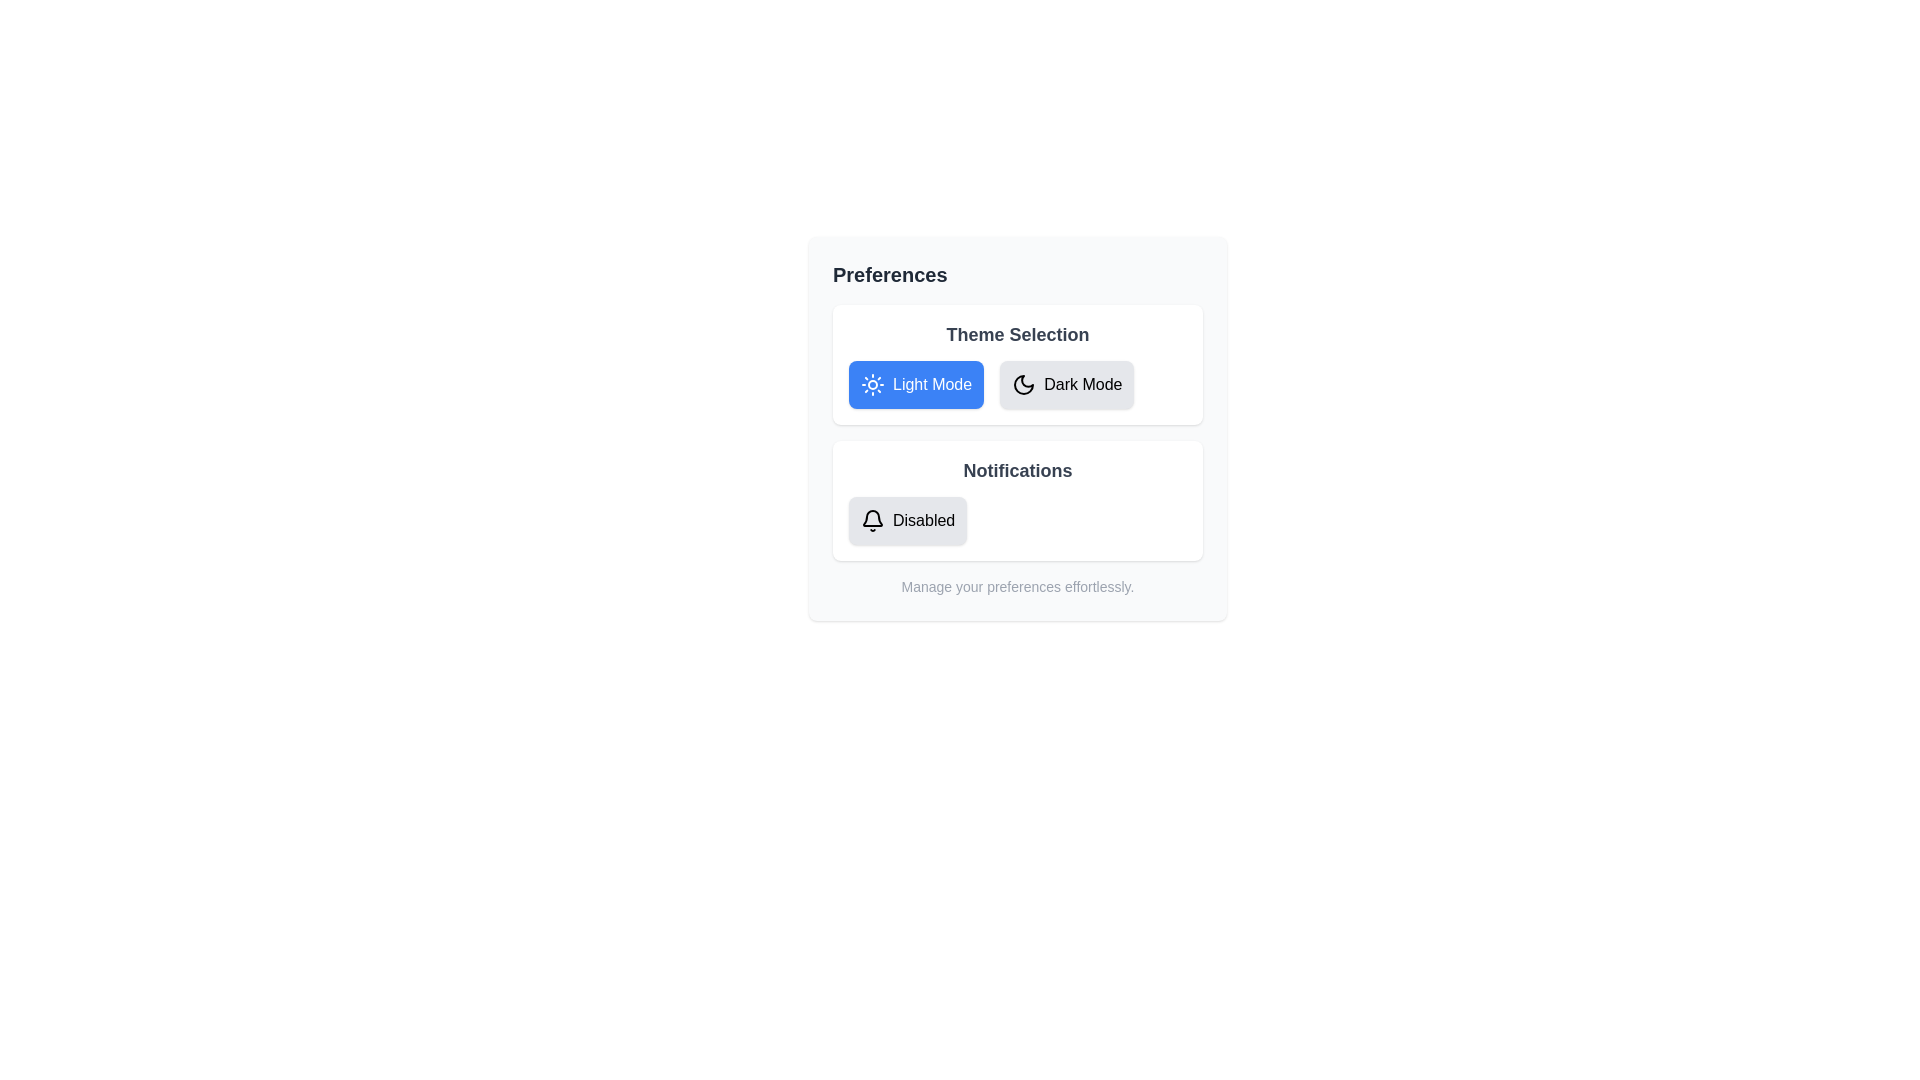  What do you see at coordinates (1017, 385) in the screenshot?
I see `the 'Light Mode' button in the Toggle button group` at bounding box center [1017, 385].